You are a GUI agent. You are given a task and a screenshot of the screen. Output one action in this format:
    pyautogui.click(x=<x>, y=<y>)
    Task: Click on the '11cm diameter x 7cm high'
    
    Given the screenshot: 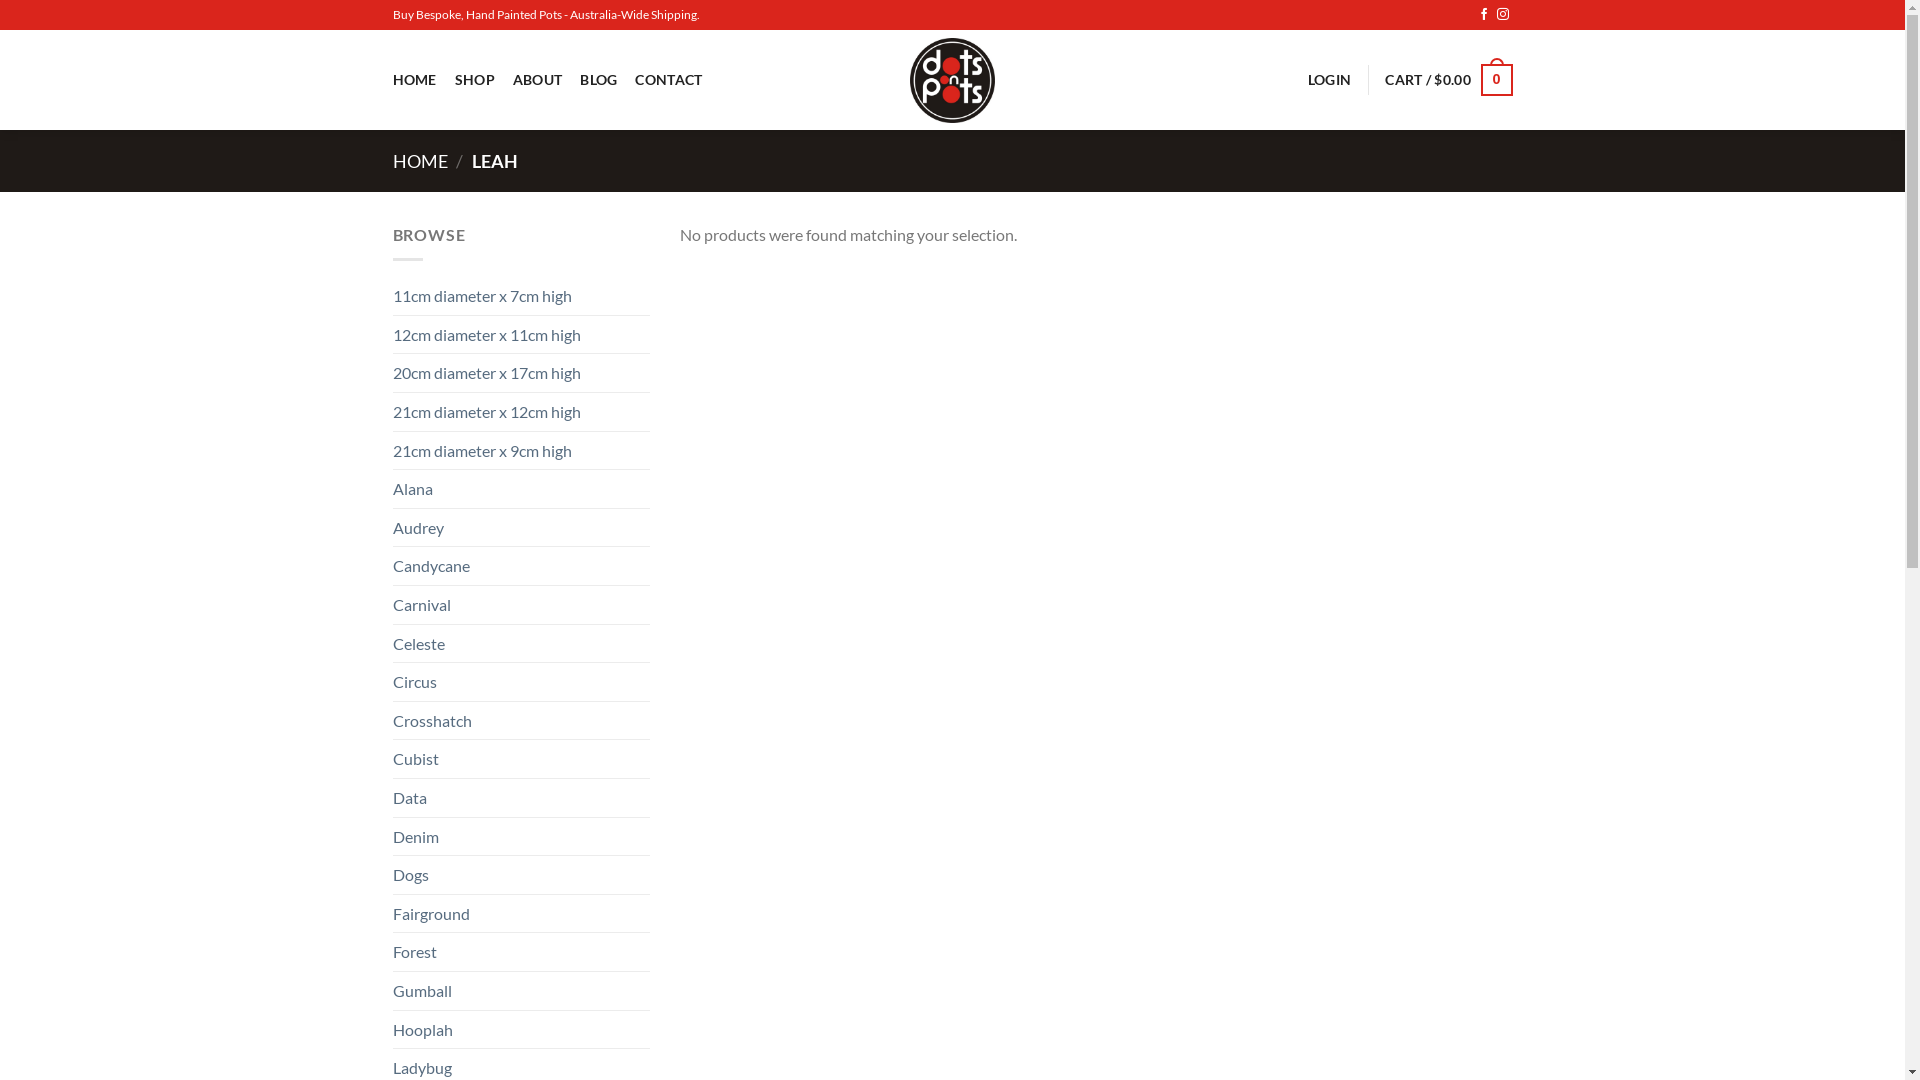 What is the action you would take?
    pyautogui.click(x=521, y=296)
    